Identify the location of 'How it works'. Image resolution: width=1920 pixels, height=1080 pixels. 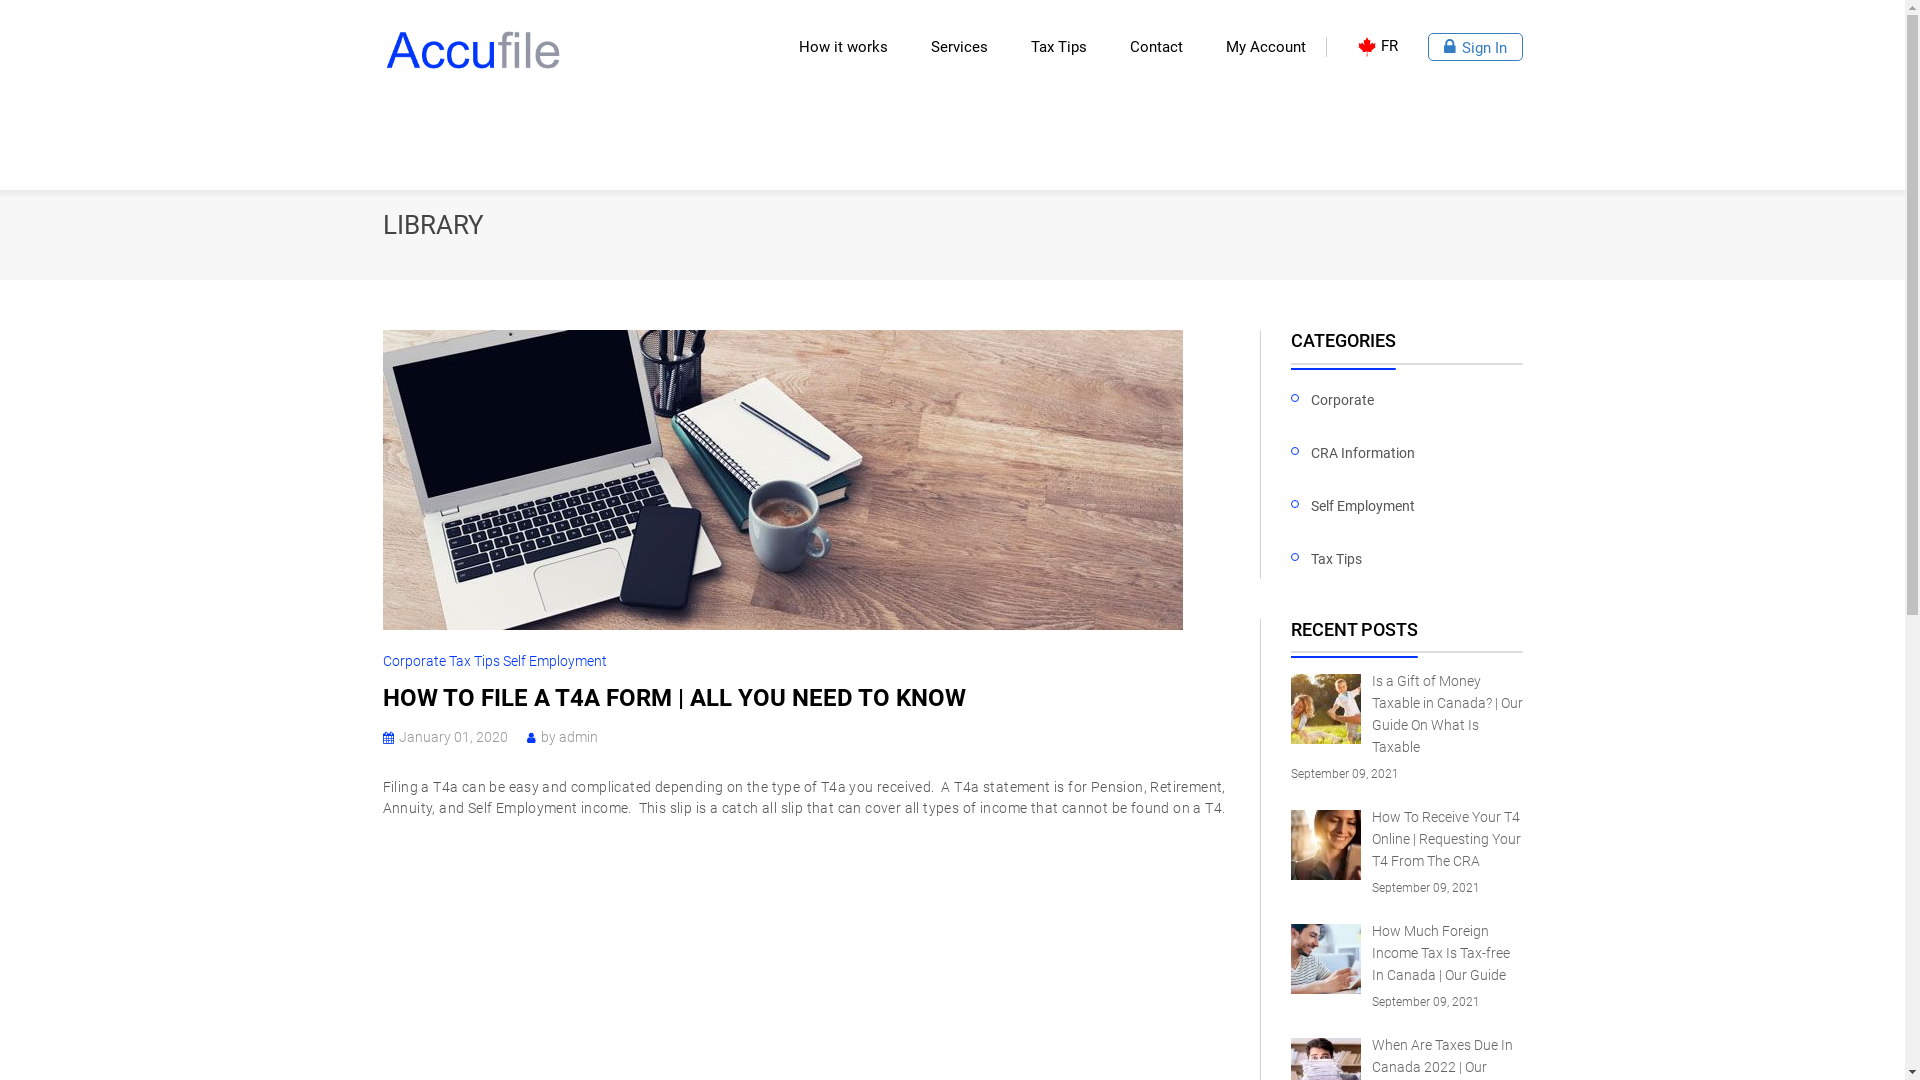
(849, 45).